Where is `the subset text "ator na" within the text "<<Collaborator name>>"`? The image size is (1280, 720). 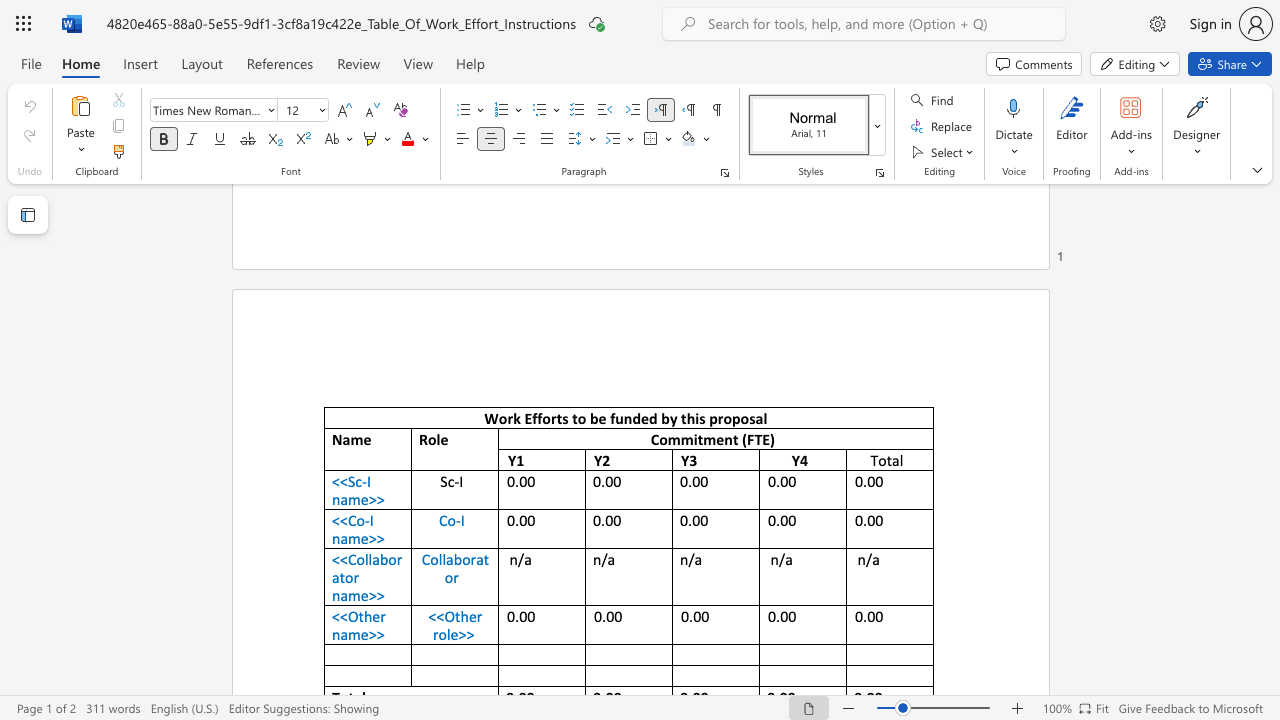
the subset text "ator na" within the text "<<Collaborator name>>" is located at coordinates (332, 577).